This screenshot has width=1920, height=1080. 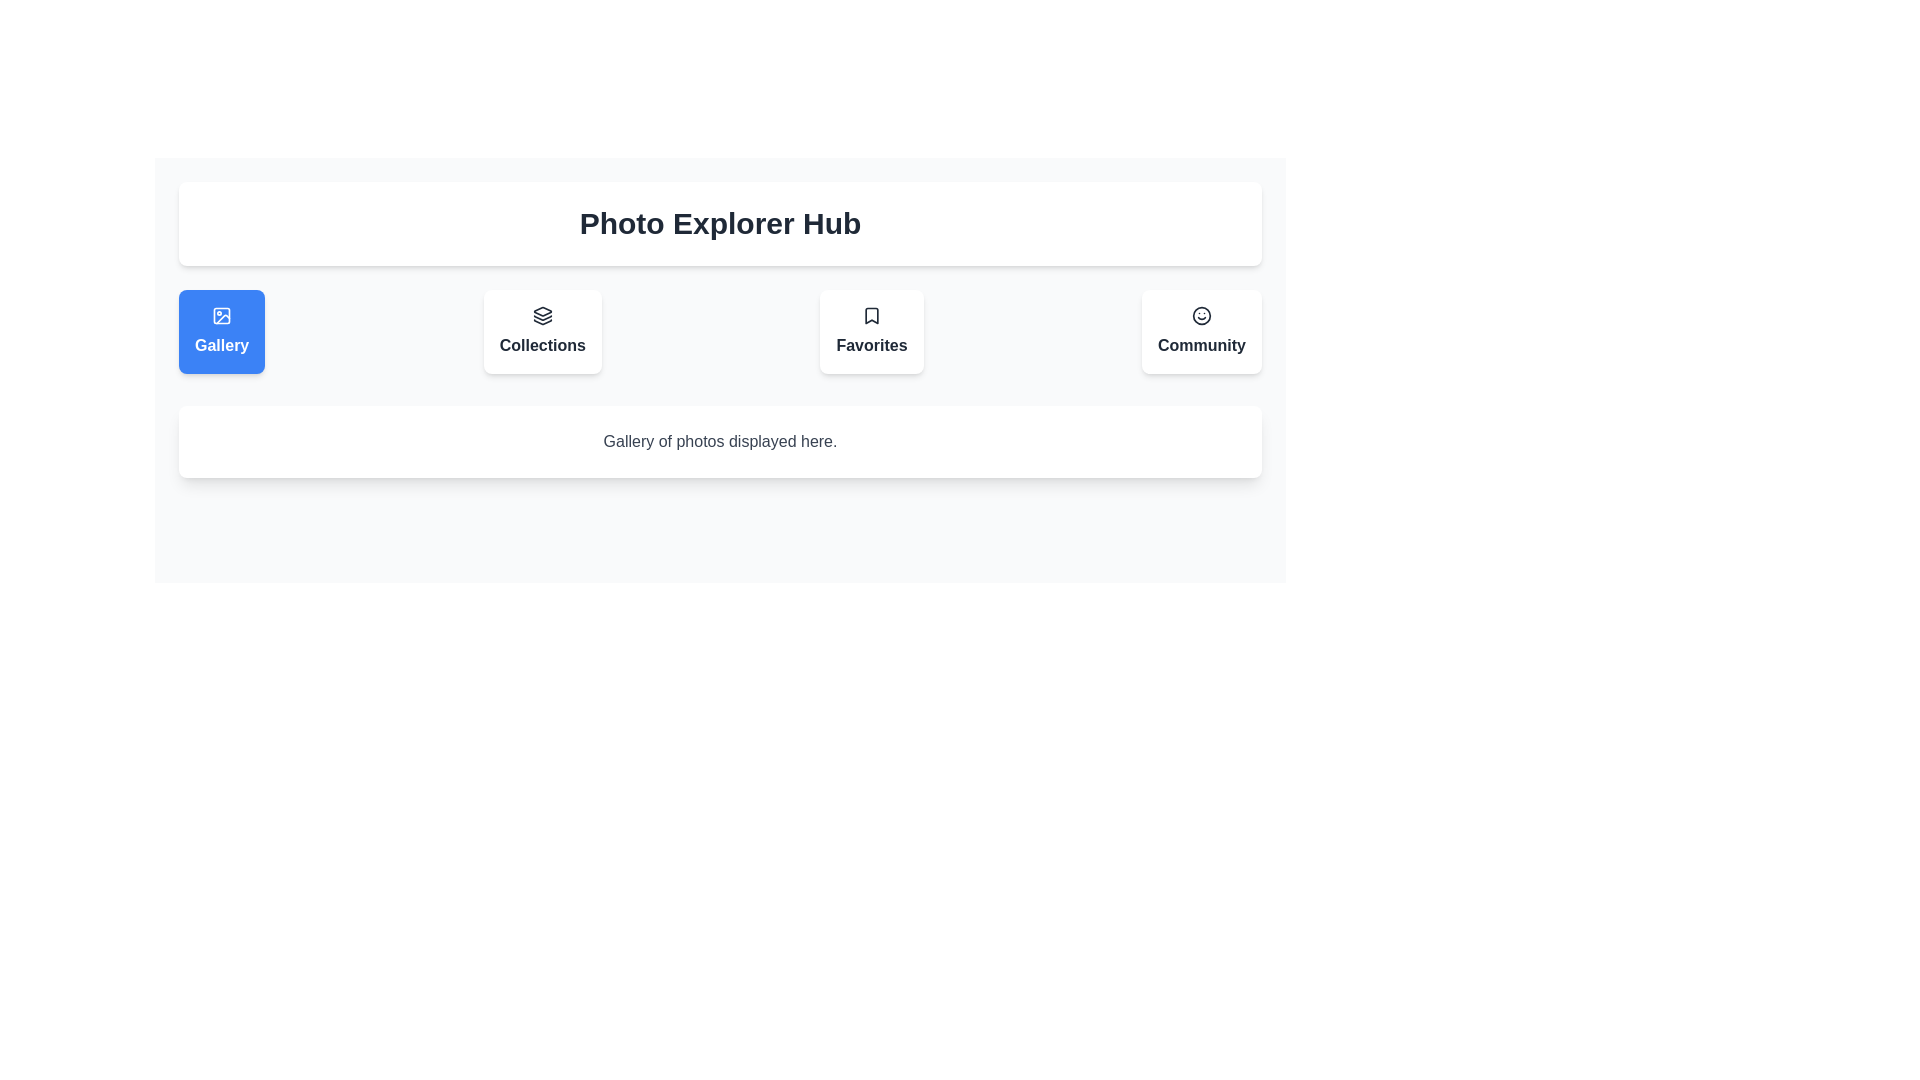 I want to click on the circular icon element that forms the base of the smiley face within the 'Community' button of the primary navigation menu, so click(x=1200, y=315).